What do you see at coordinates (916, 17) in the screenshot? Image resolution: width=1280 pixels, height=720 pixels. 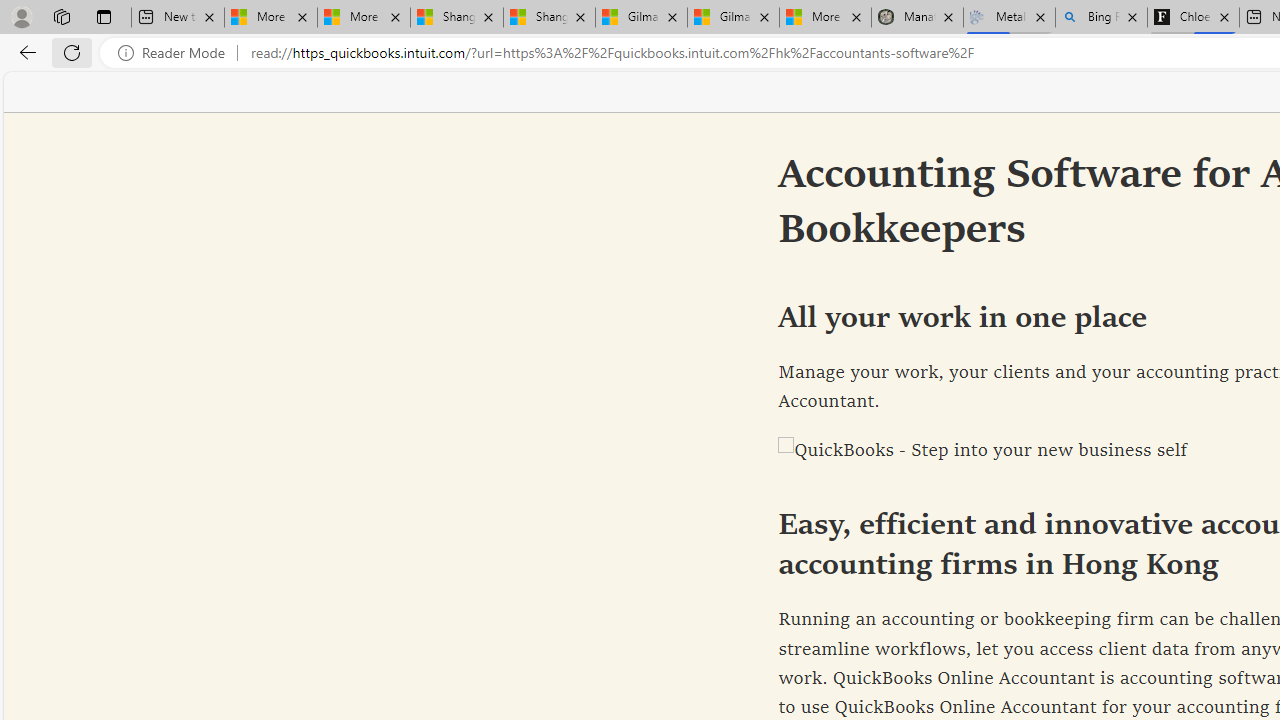 I see `'Manatee Mortality Statistics | FWC'` at bounding box center [916, 17].